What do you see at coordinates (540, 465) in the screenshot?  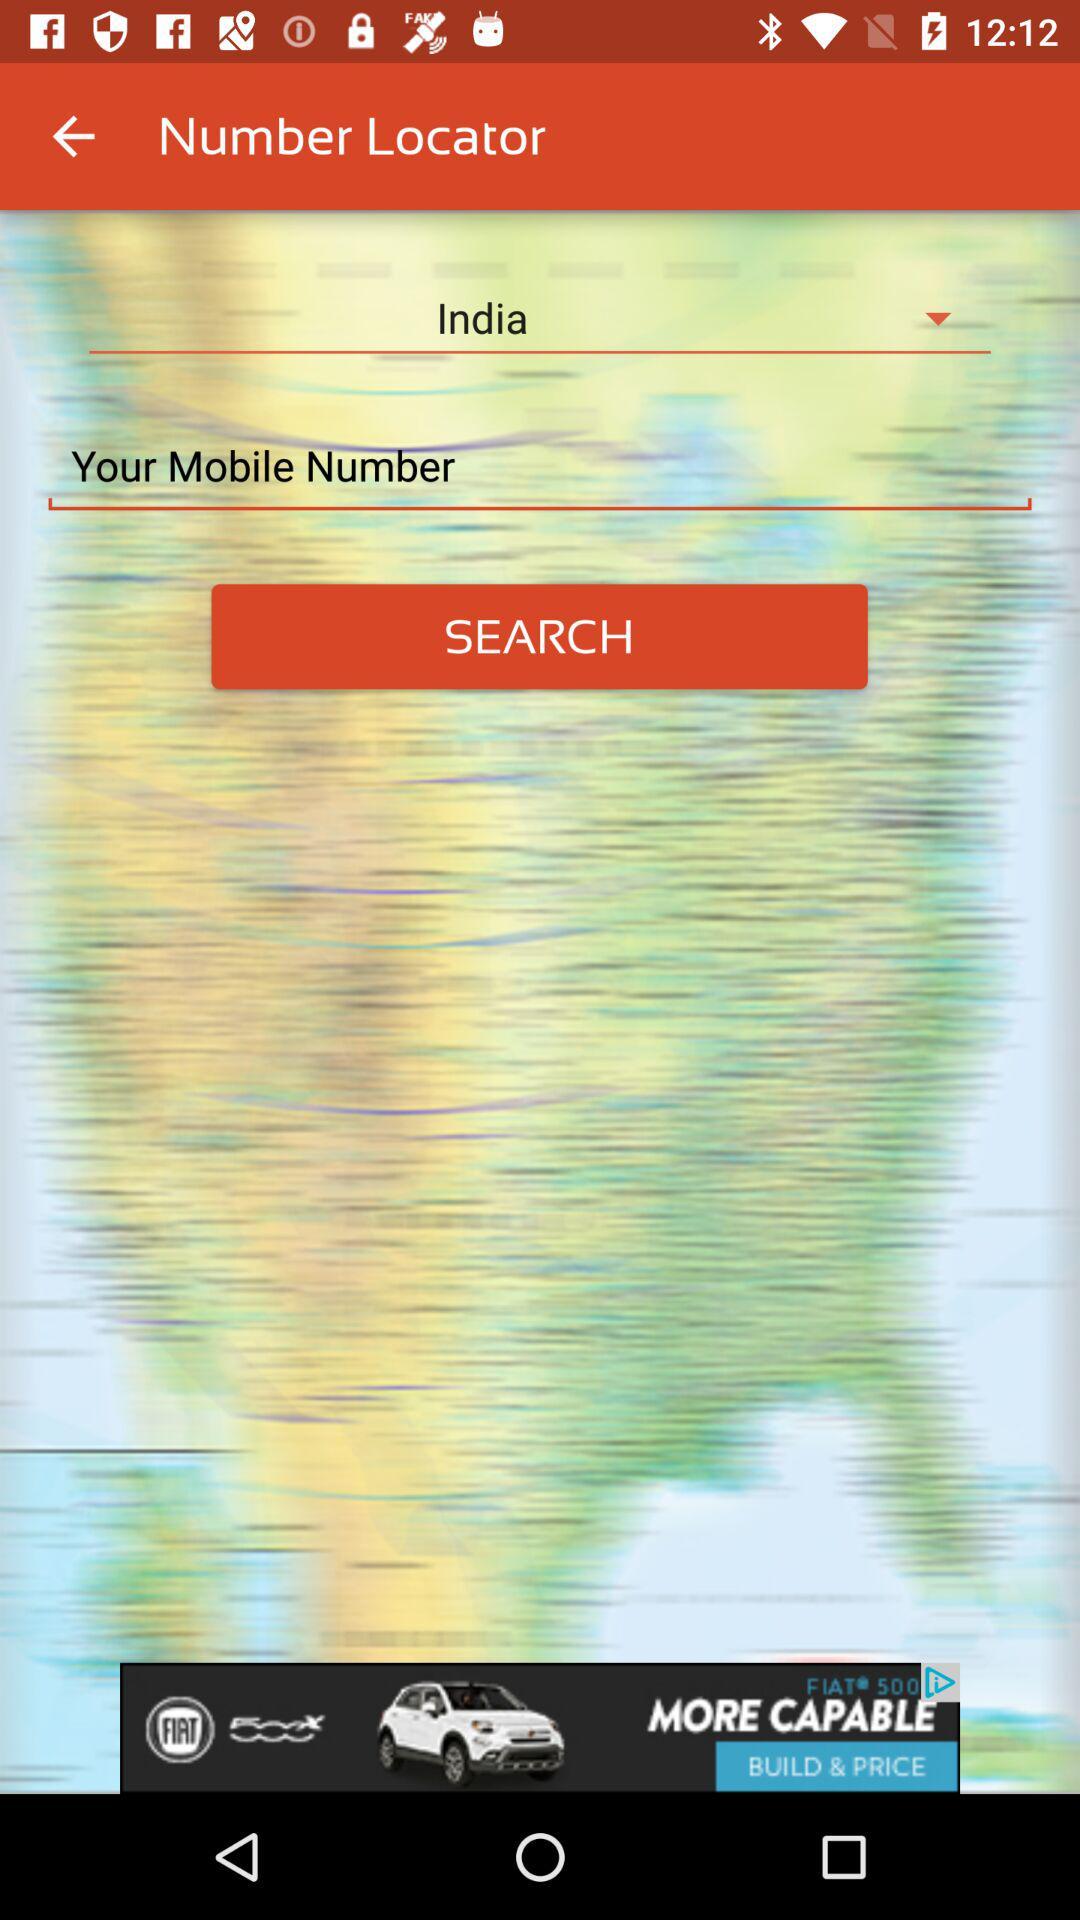 I see `type in your mobile number` at bounding box center [540, 465].